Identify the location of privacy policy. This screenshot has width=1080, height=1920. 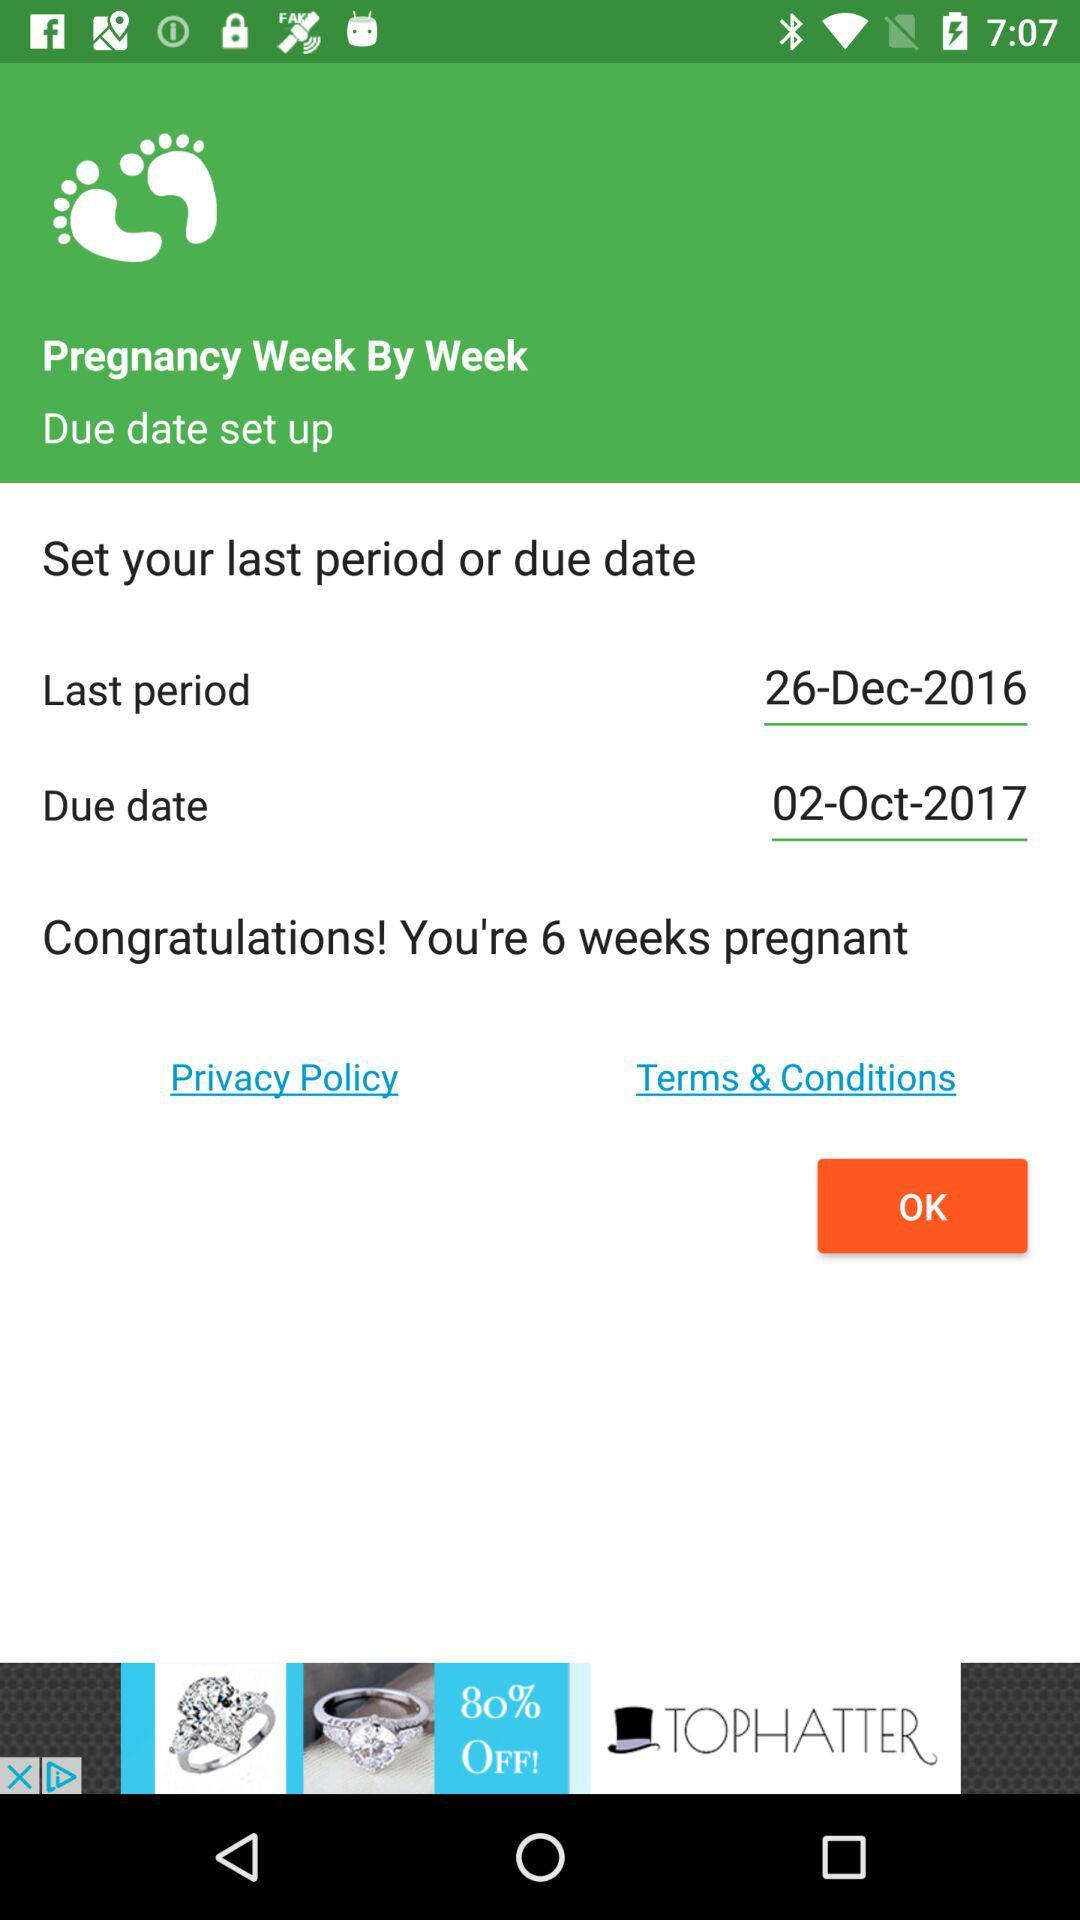
(284, 1075).